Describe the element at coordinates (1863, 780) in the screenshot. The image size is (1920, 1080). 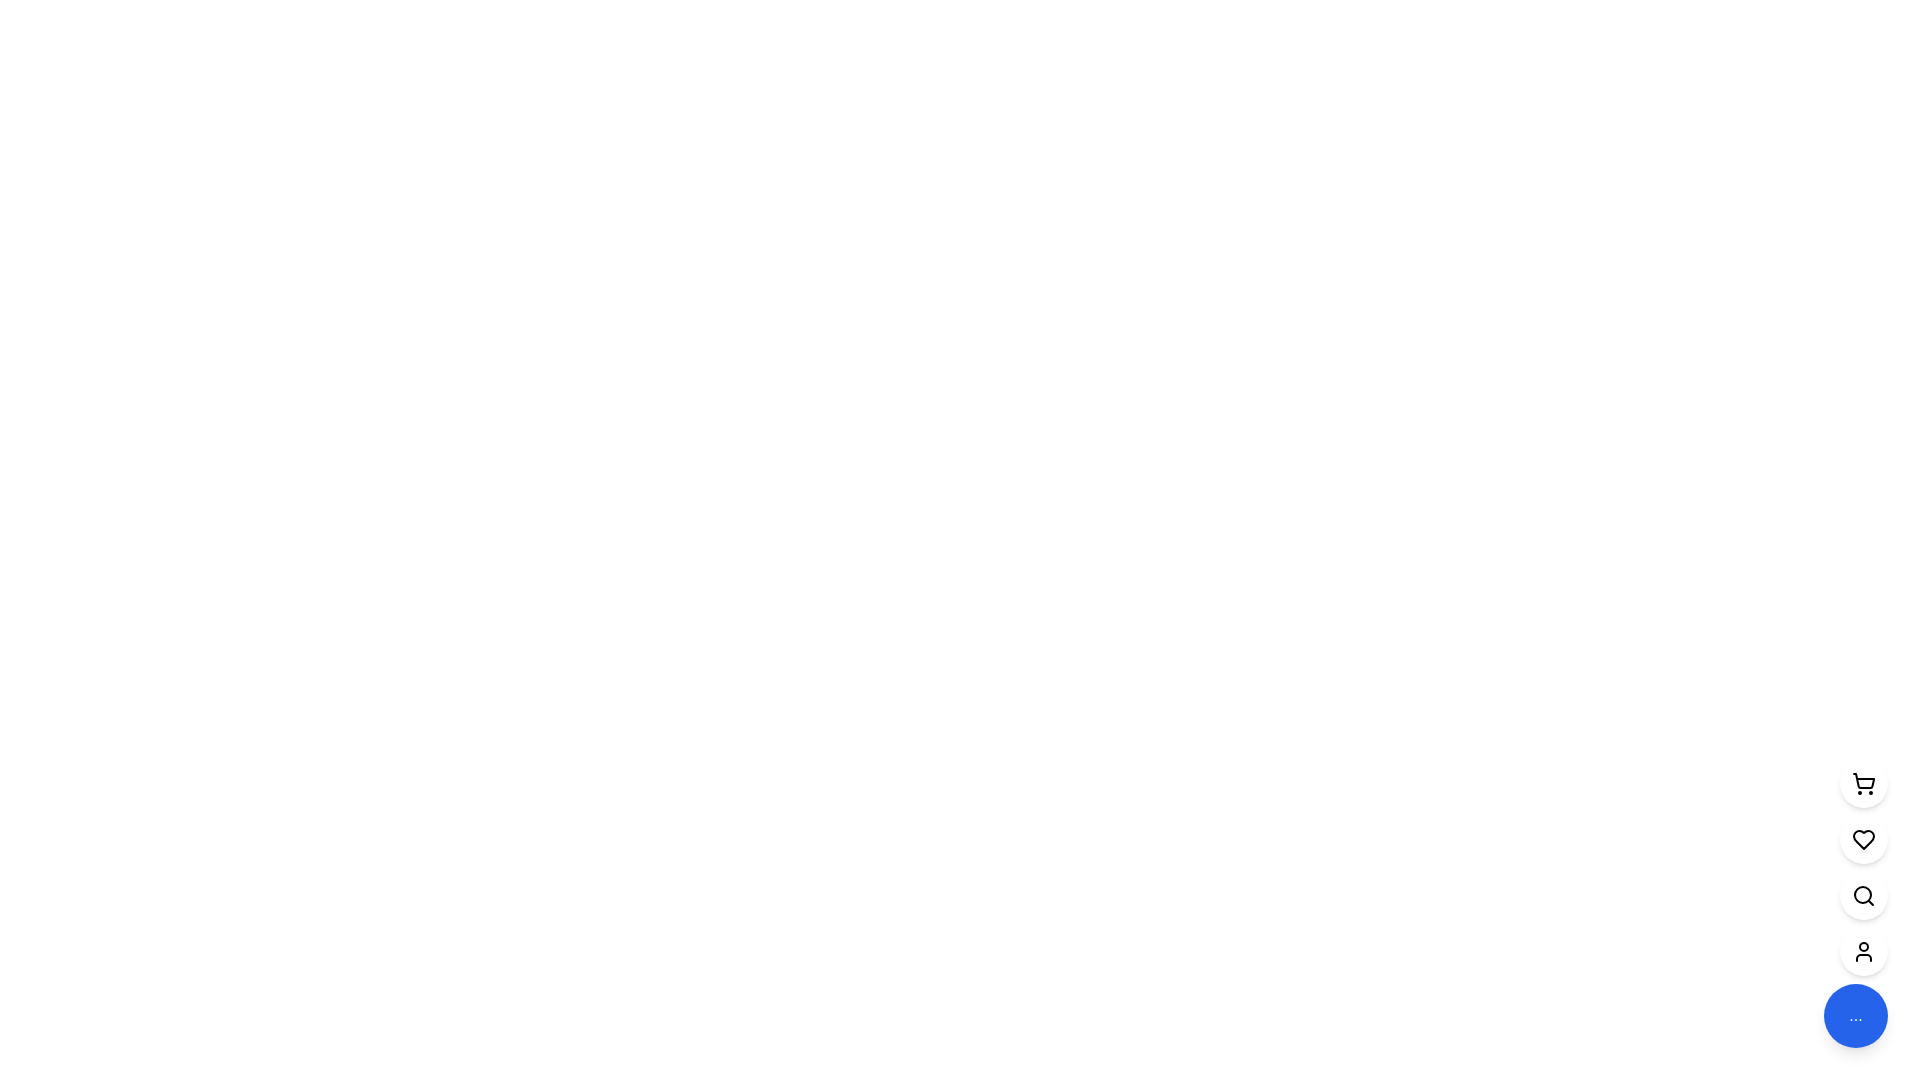
I see `the basket portion of the shopping cart icon located in the top-right corner of the vertical toolbar` at that location.